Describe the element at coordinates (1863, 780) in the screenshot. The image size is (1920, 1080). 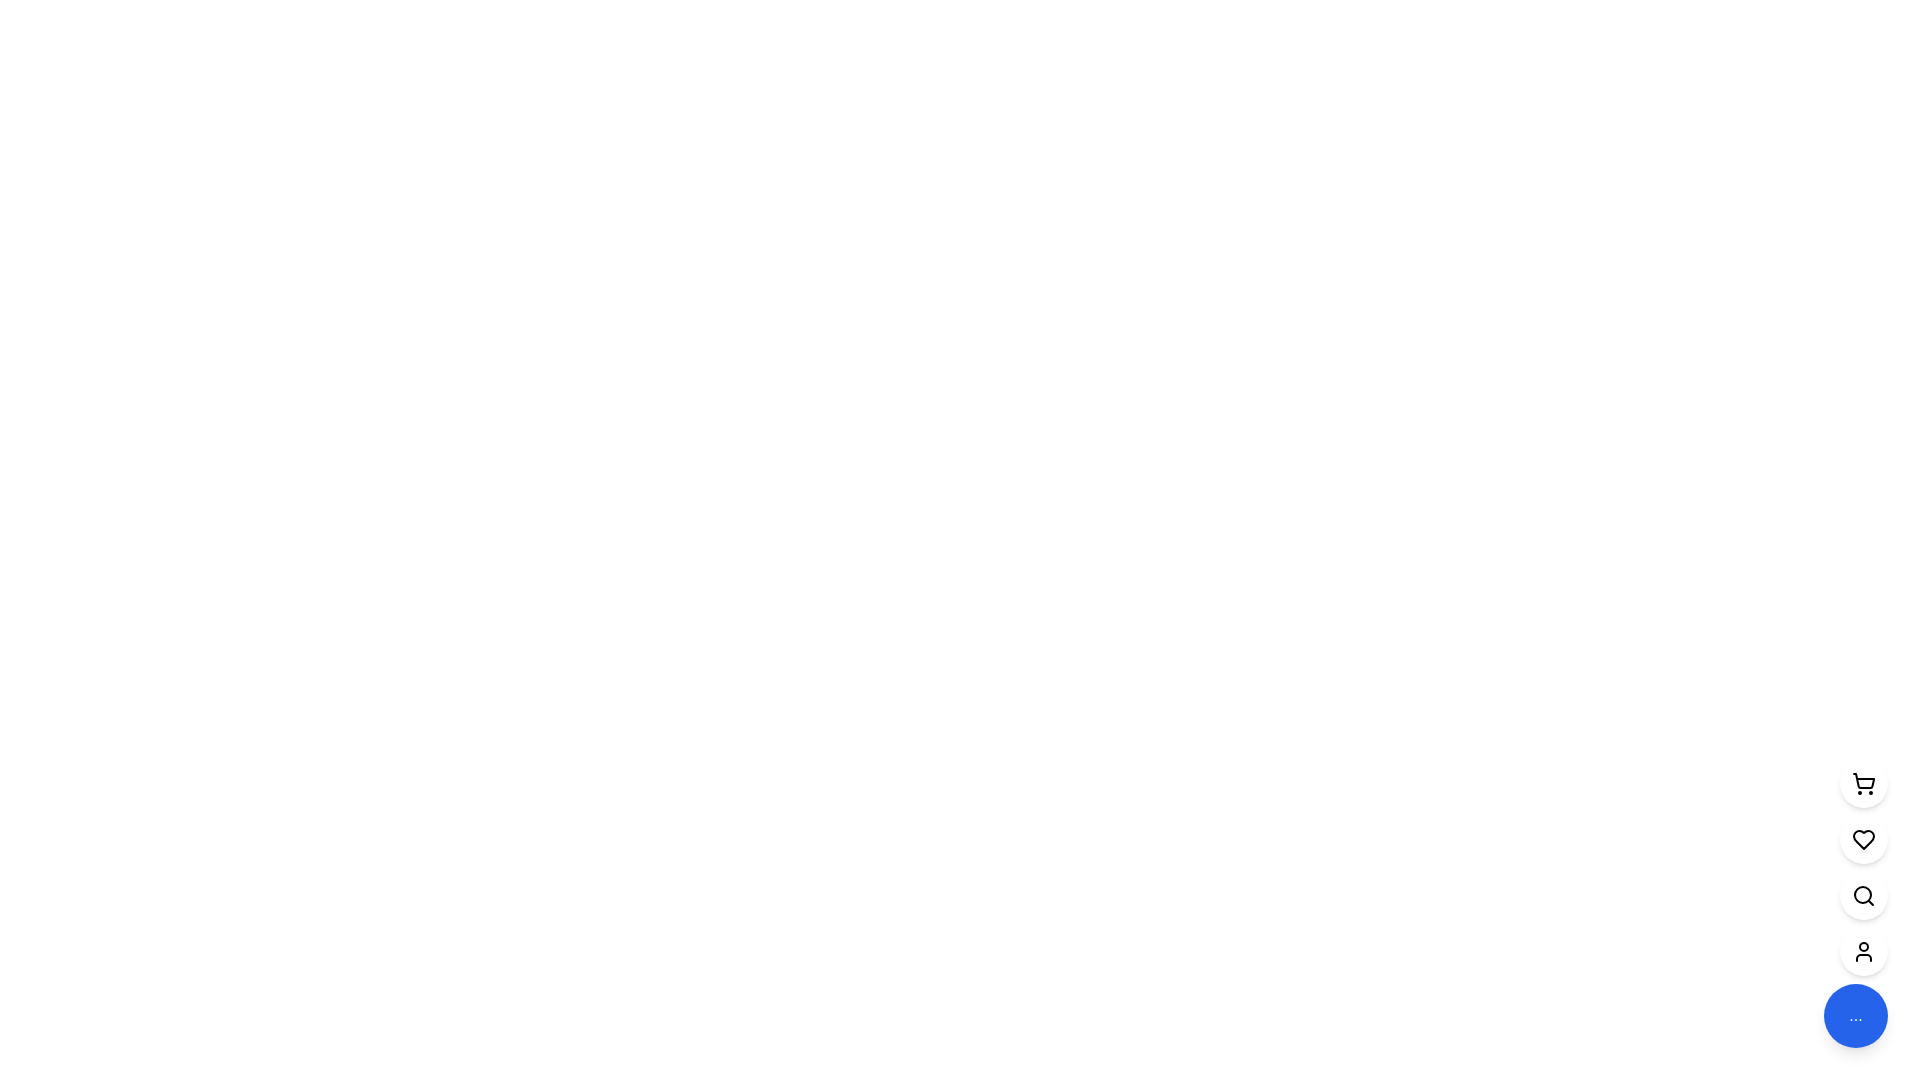
I see `the basket portion of the shopping cart icon located in the top-right corner of the vertical toolbar` at that location.